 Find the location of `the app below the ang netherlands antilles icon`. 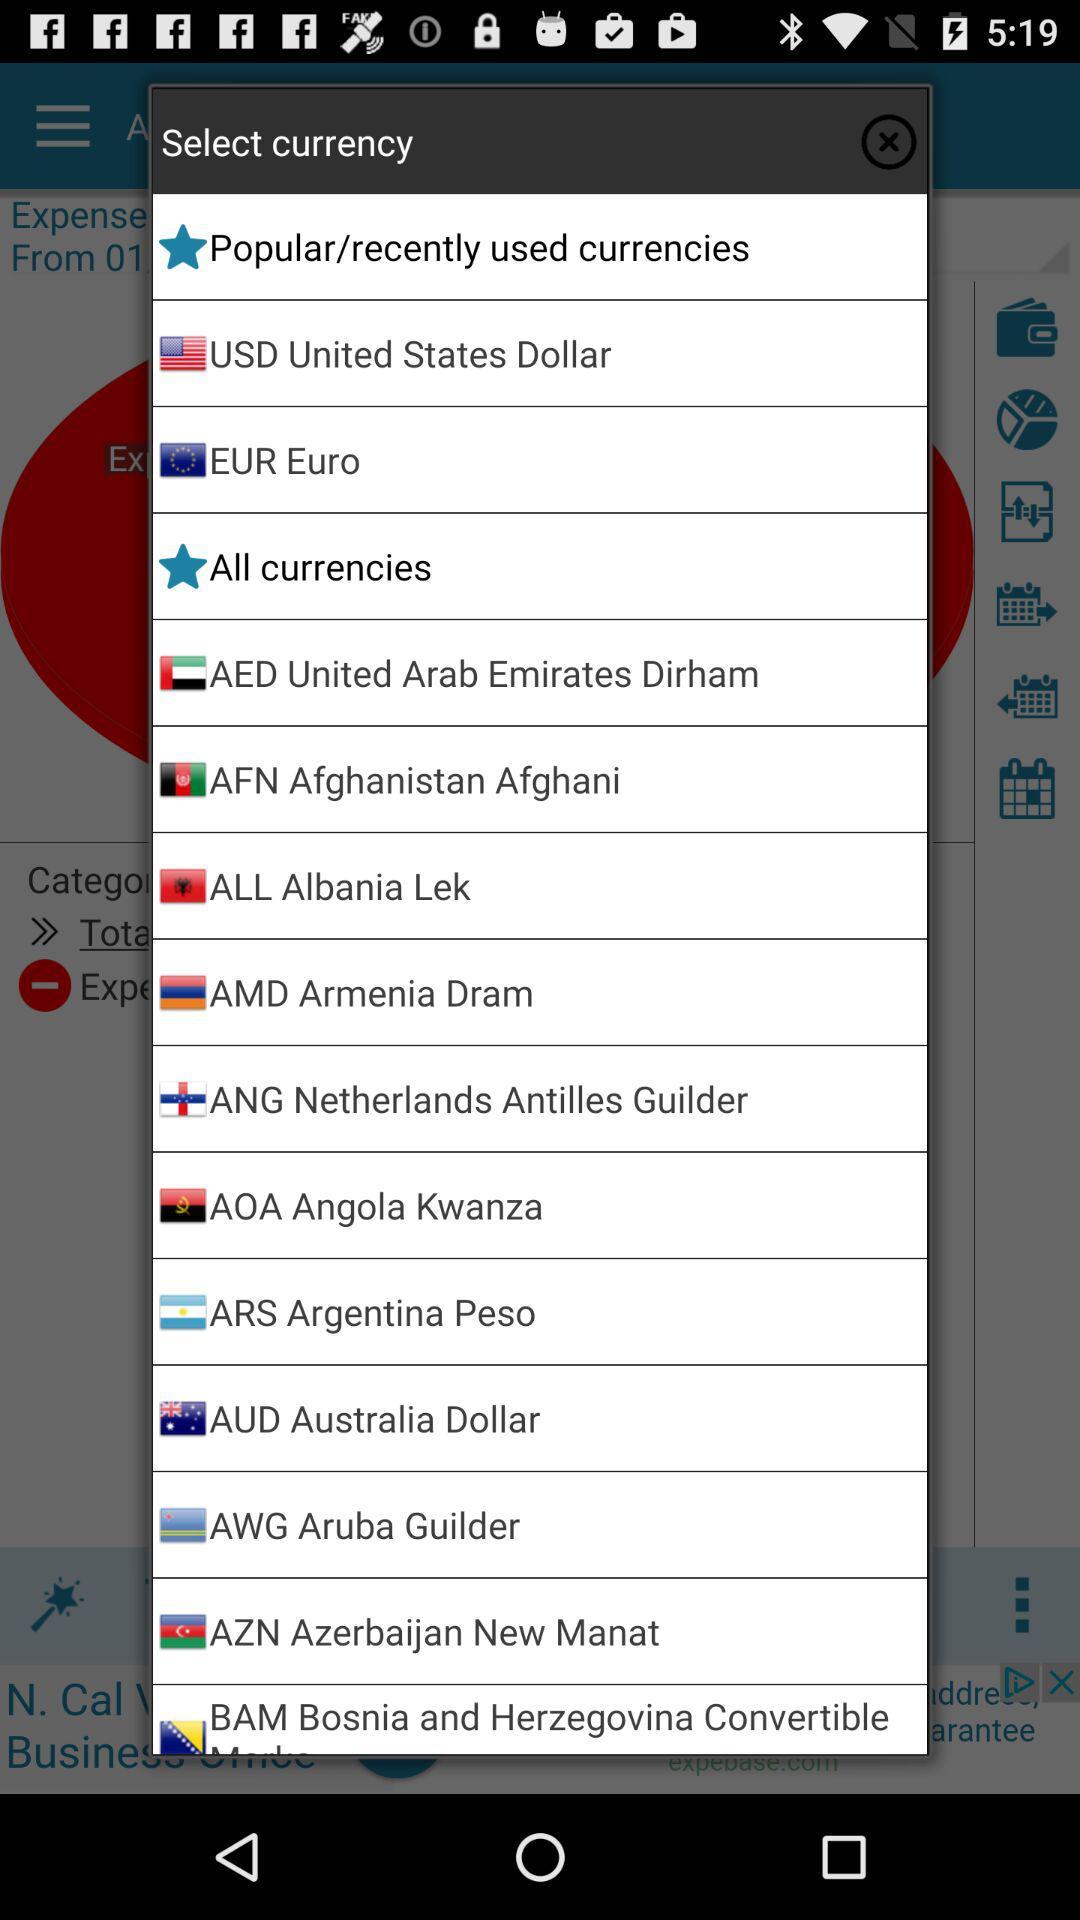

the app below the ang netherlands antilles icon is located at coordinates (564, 1204).